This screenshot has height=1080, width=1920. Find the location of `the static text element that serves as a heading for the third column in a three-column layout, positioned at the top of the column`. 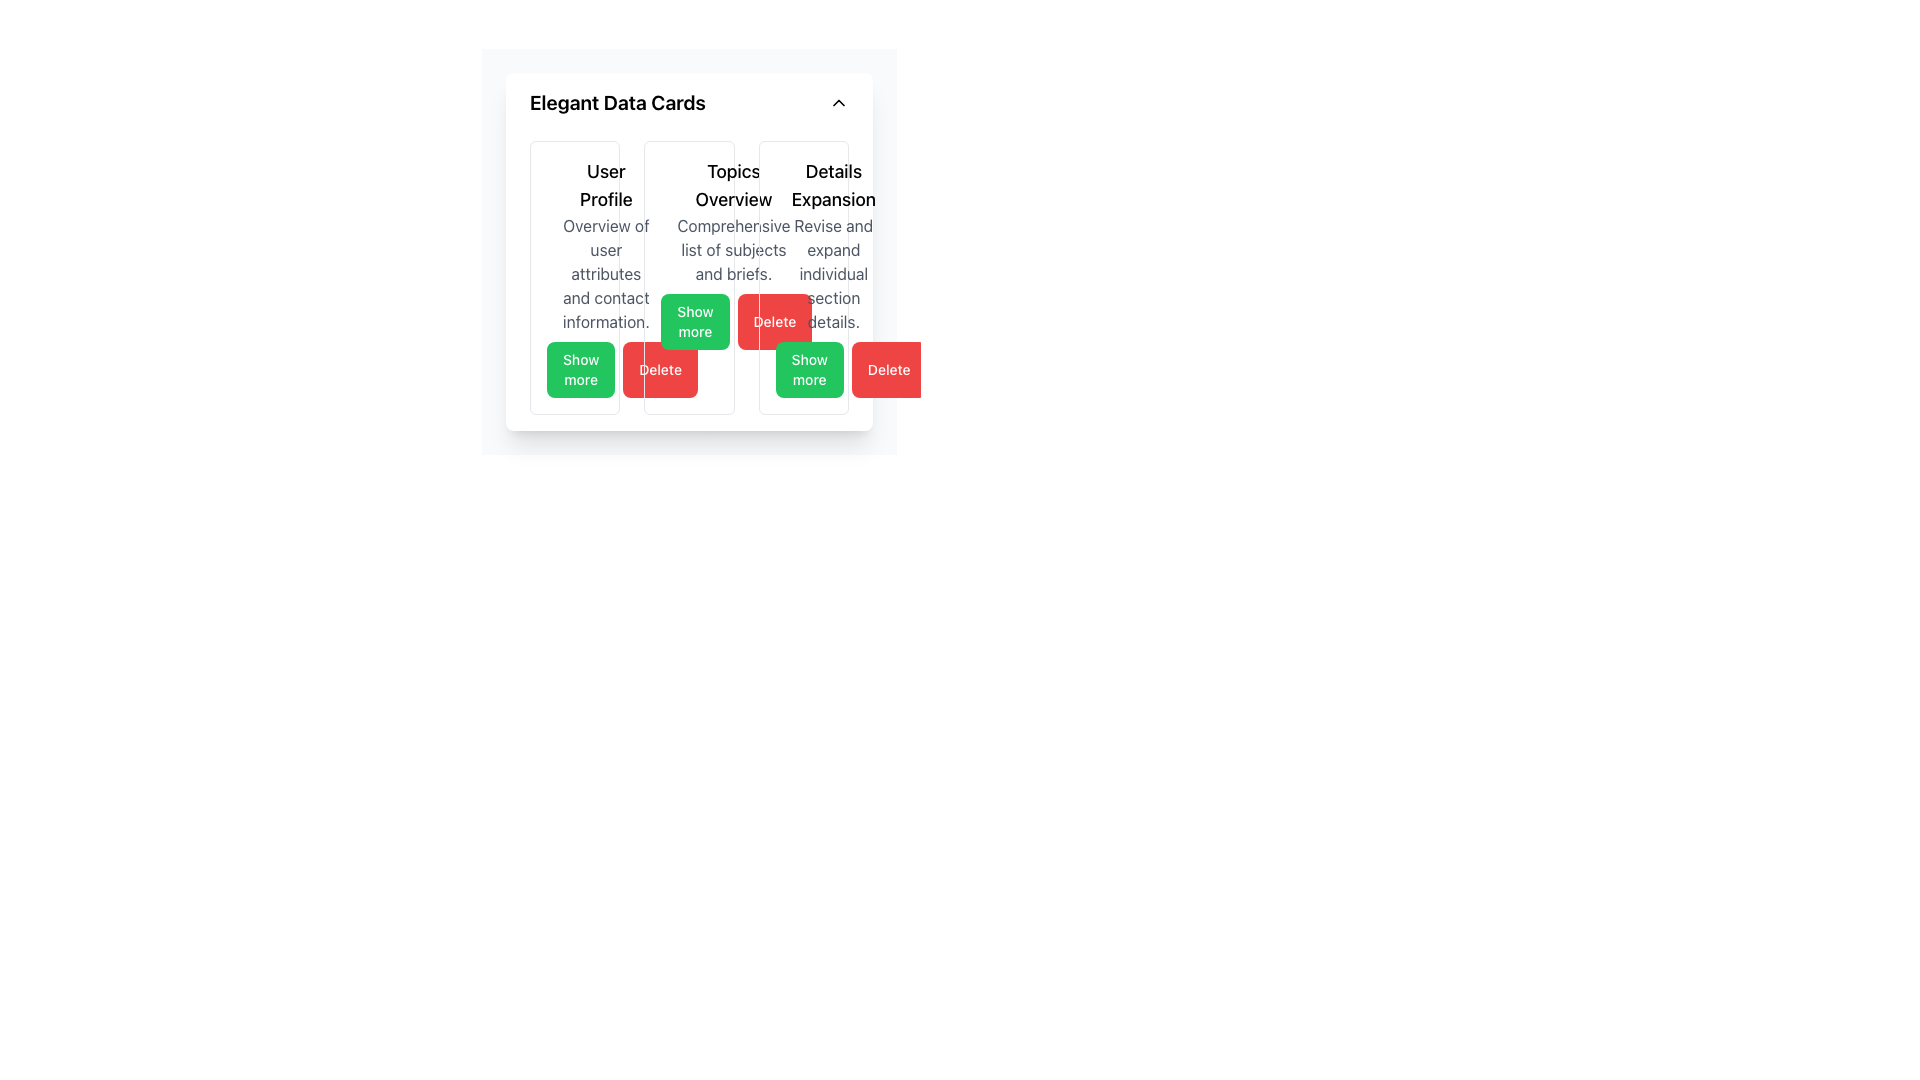

the static text element that serves as a heading for the third column in a three-column layout, positioned at the top of the column is located at coordinates (833, 185).